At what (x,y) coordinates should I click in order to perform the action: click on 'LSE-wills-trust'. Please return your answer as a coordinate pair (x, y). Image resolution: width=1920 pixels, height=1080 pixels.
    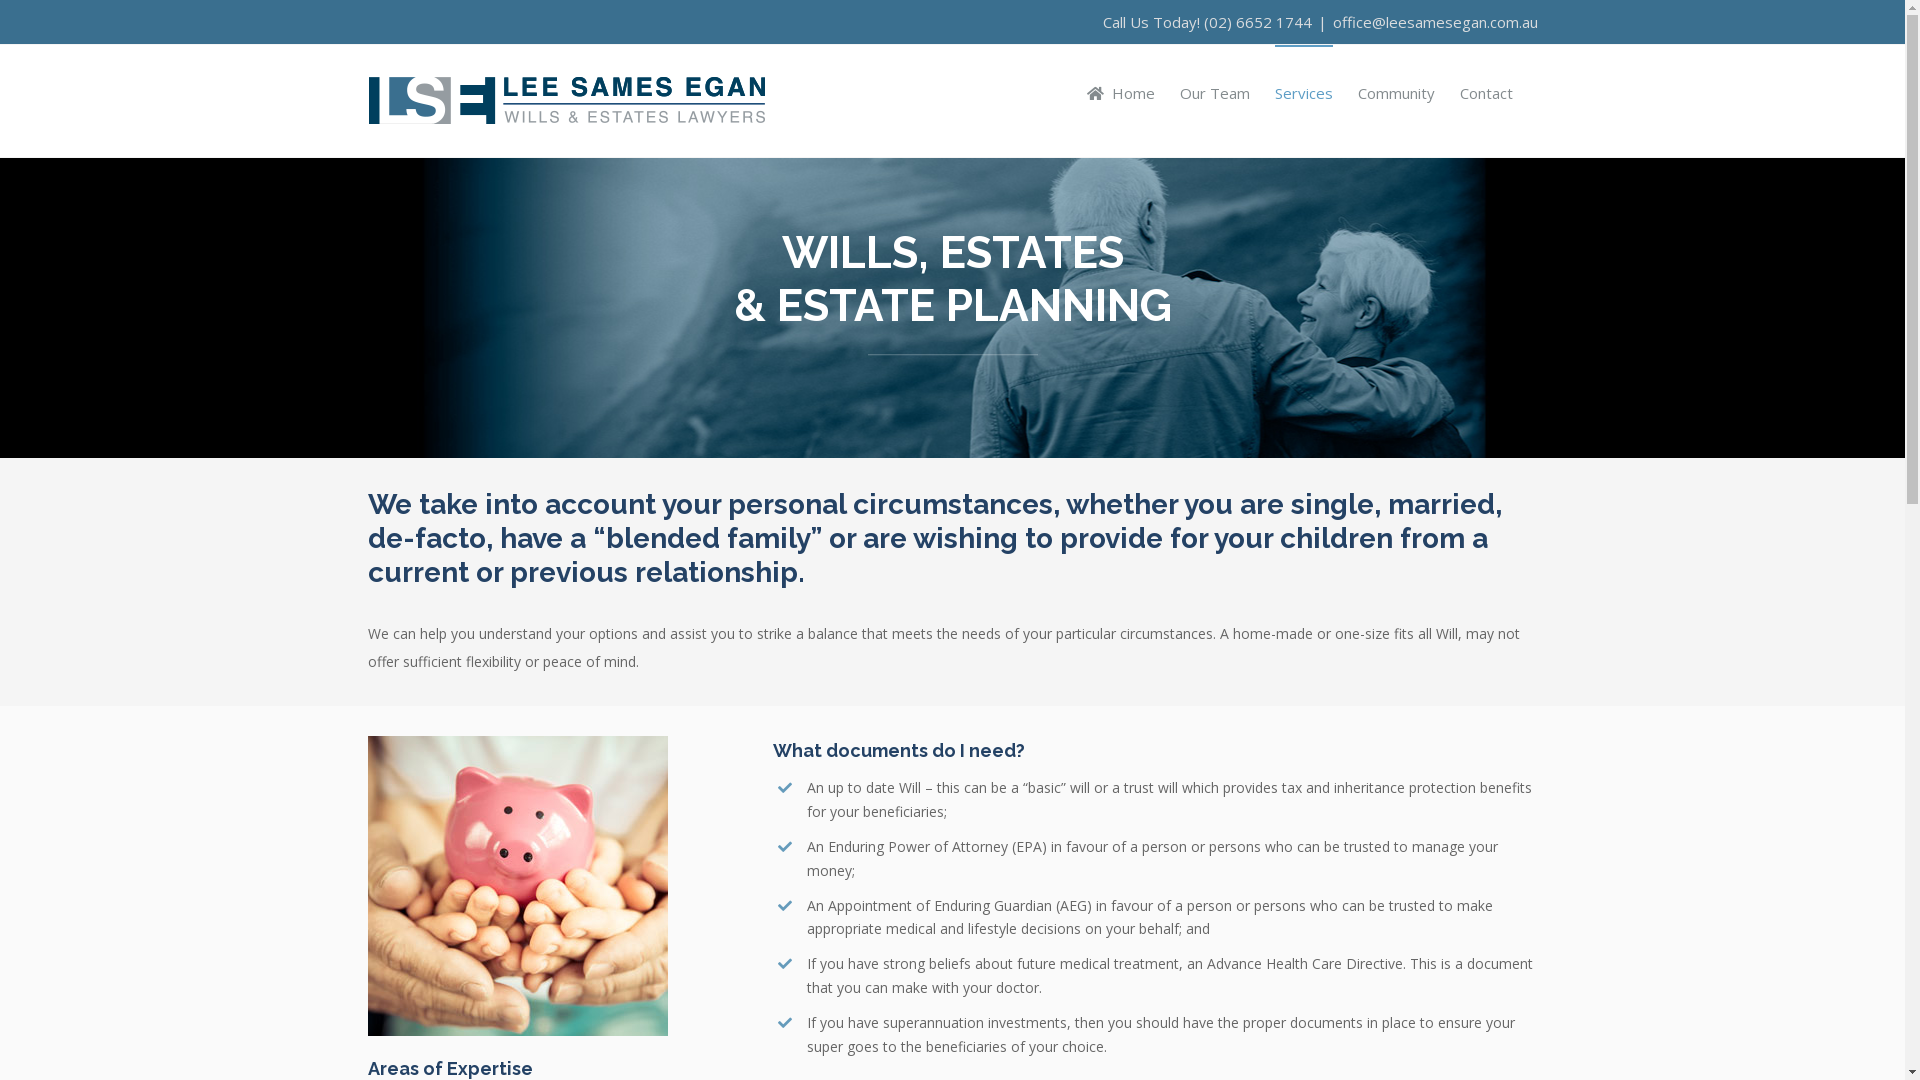
    Looking at the image, I should click on (368, 885).